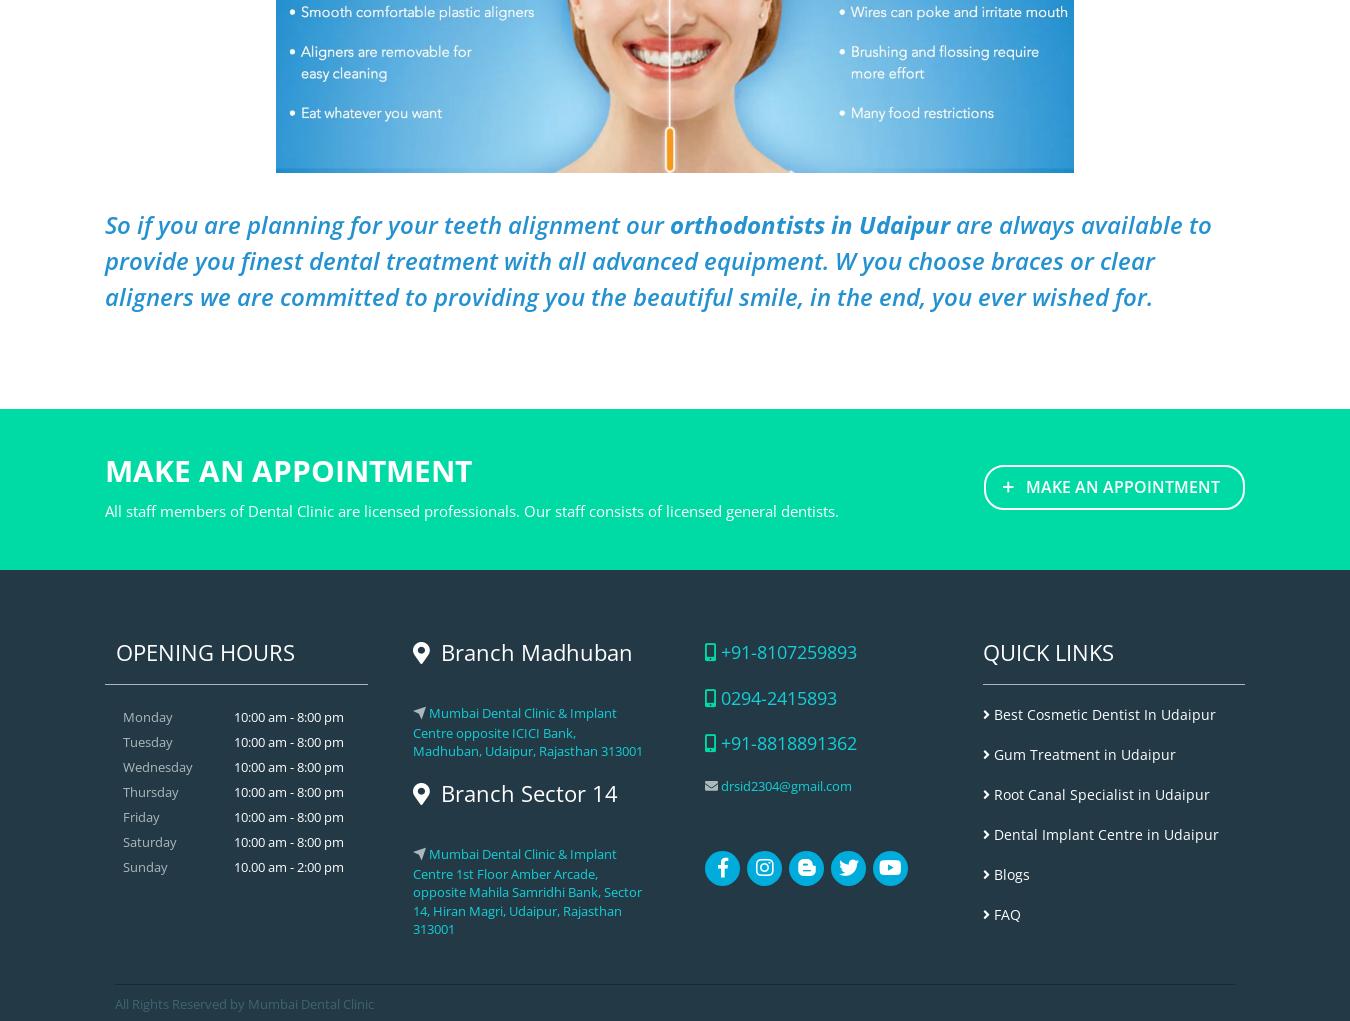 The width and height of the screenshot is (1350, 1021). What do you see at coordinates (243, 1003) in the screenshot?
I see `'All Rights Reserved by Mumbai Dental Clinic'` at bounding box center [243, 1003].